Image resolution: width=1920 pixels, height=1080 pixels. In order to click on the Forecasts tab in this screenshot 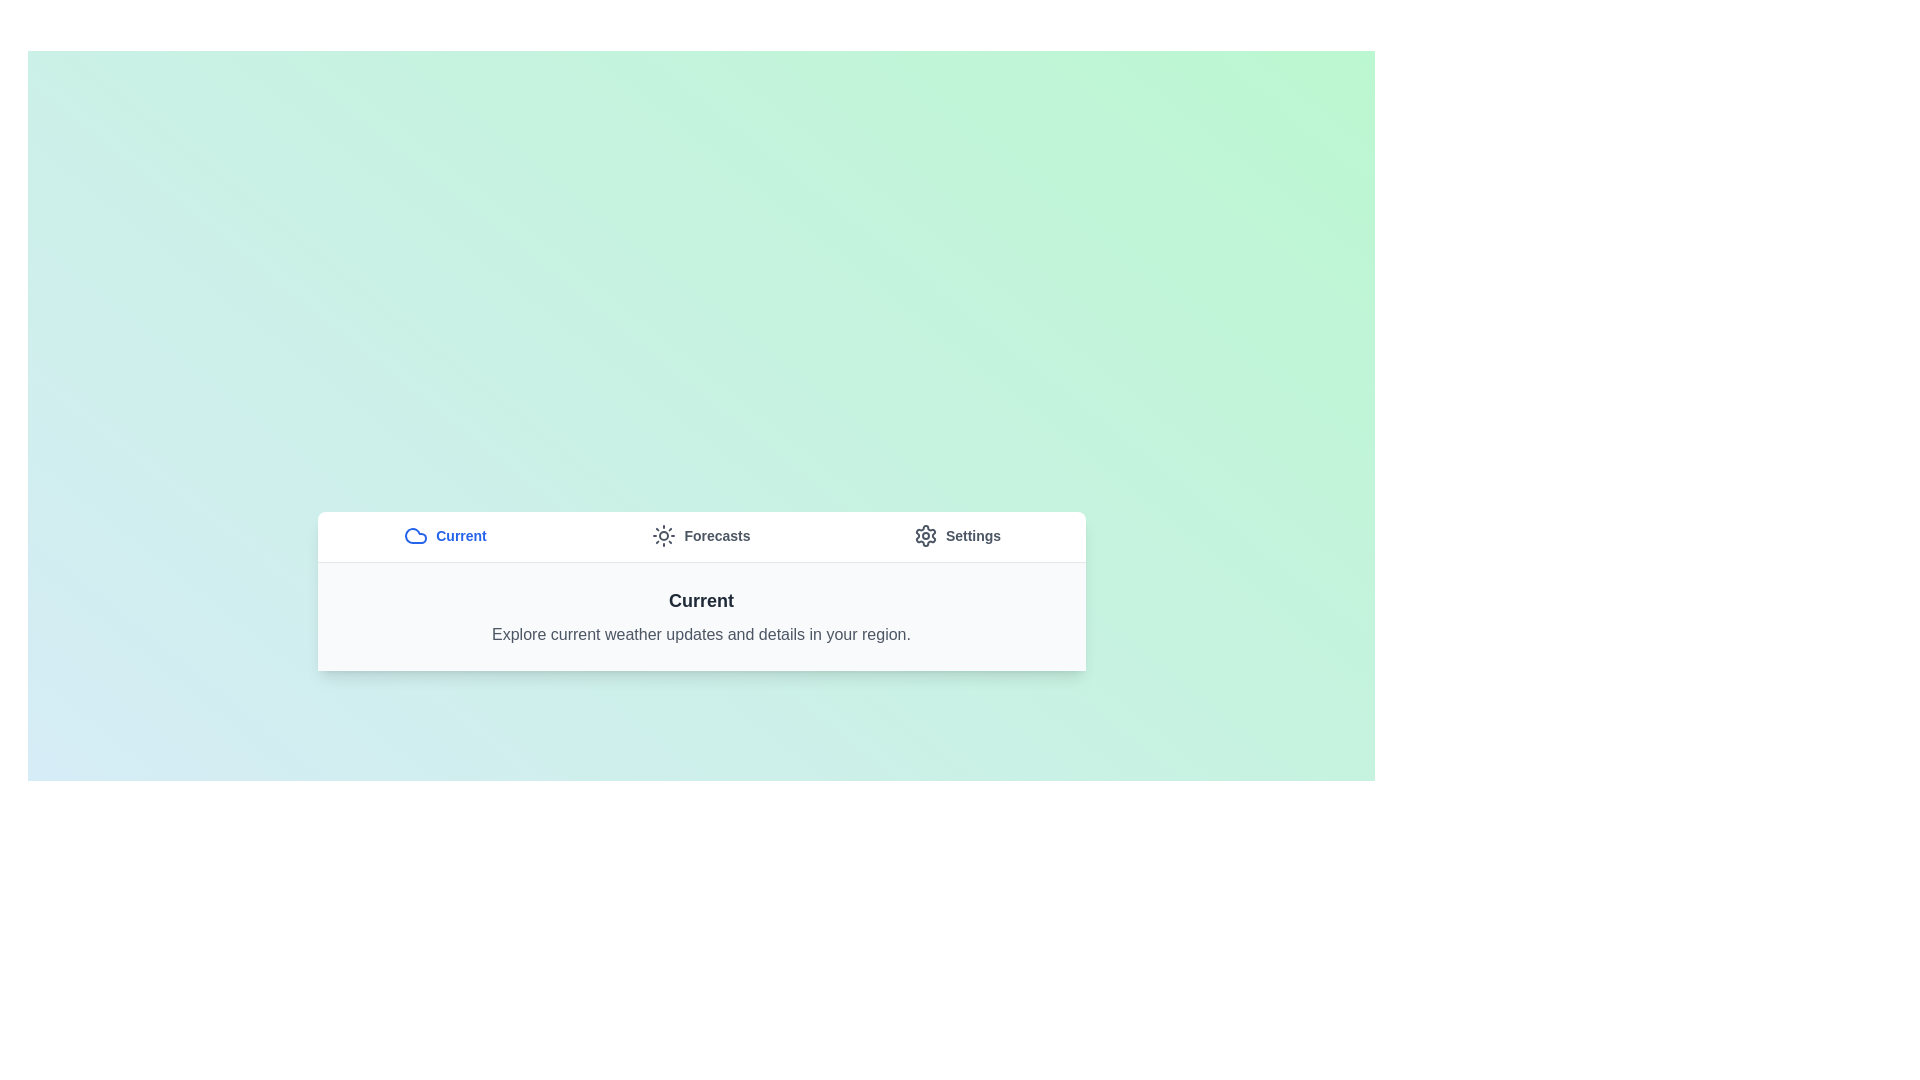, I will do `click(701, 535)`.